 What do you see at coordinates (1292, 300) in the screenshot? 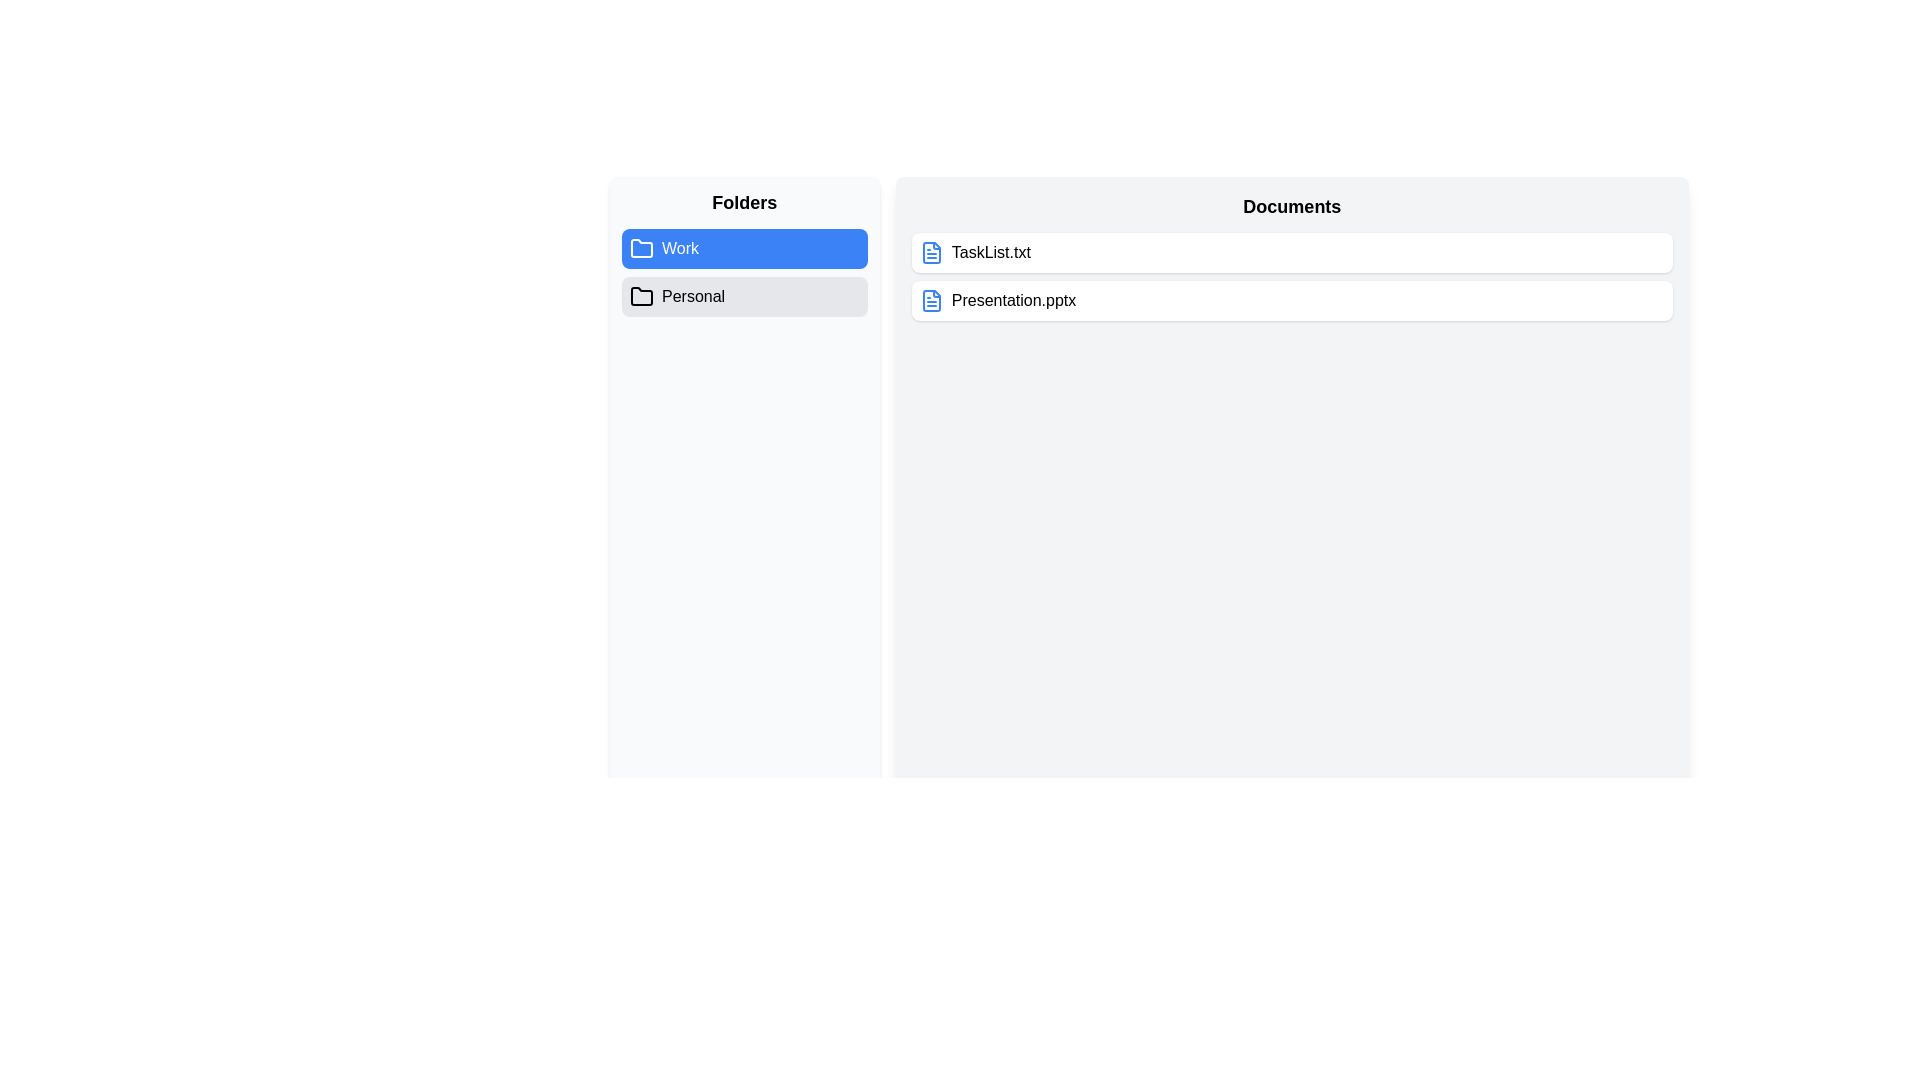
I see `the file entry named 'Presentation.pptx' located in the second row of the 'Documents' list` at bounding box center [1292, 300].